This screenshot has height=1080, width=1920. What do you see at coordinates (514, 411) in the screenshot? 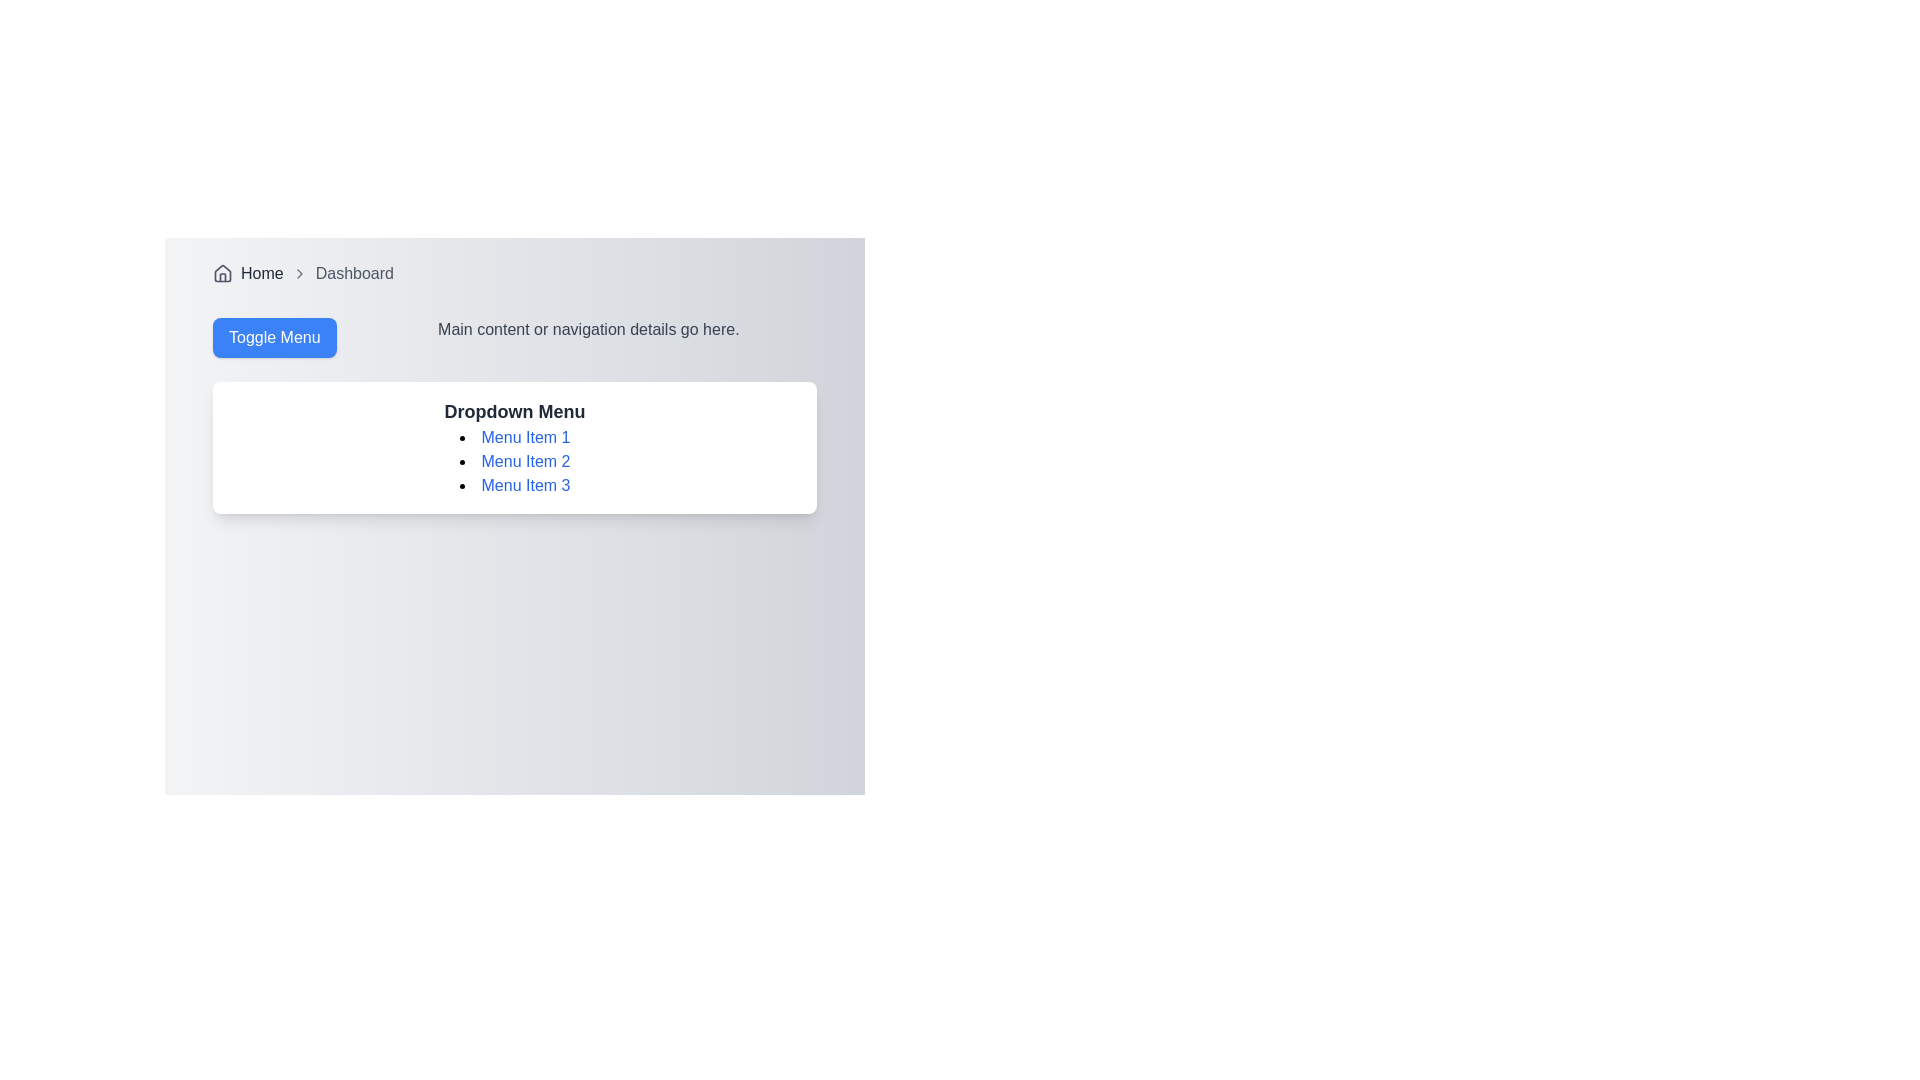
I see `the heading text of the dropdown menu, which is the first item within a white box with rounded corners and shadow, indicating the context of the menu items below it` at bounding box center [514, 411].